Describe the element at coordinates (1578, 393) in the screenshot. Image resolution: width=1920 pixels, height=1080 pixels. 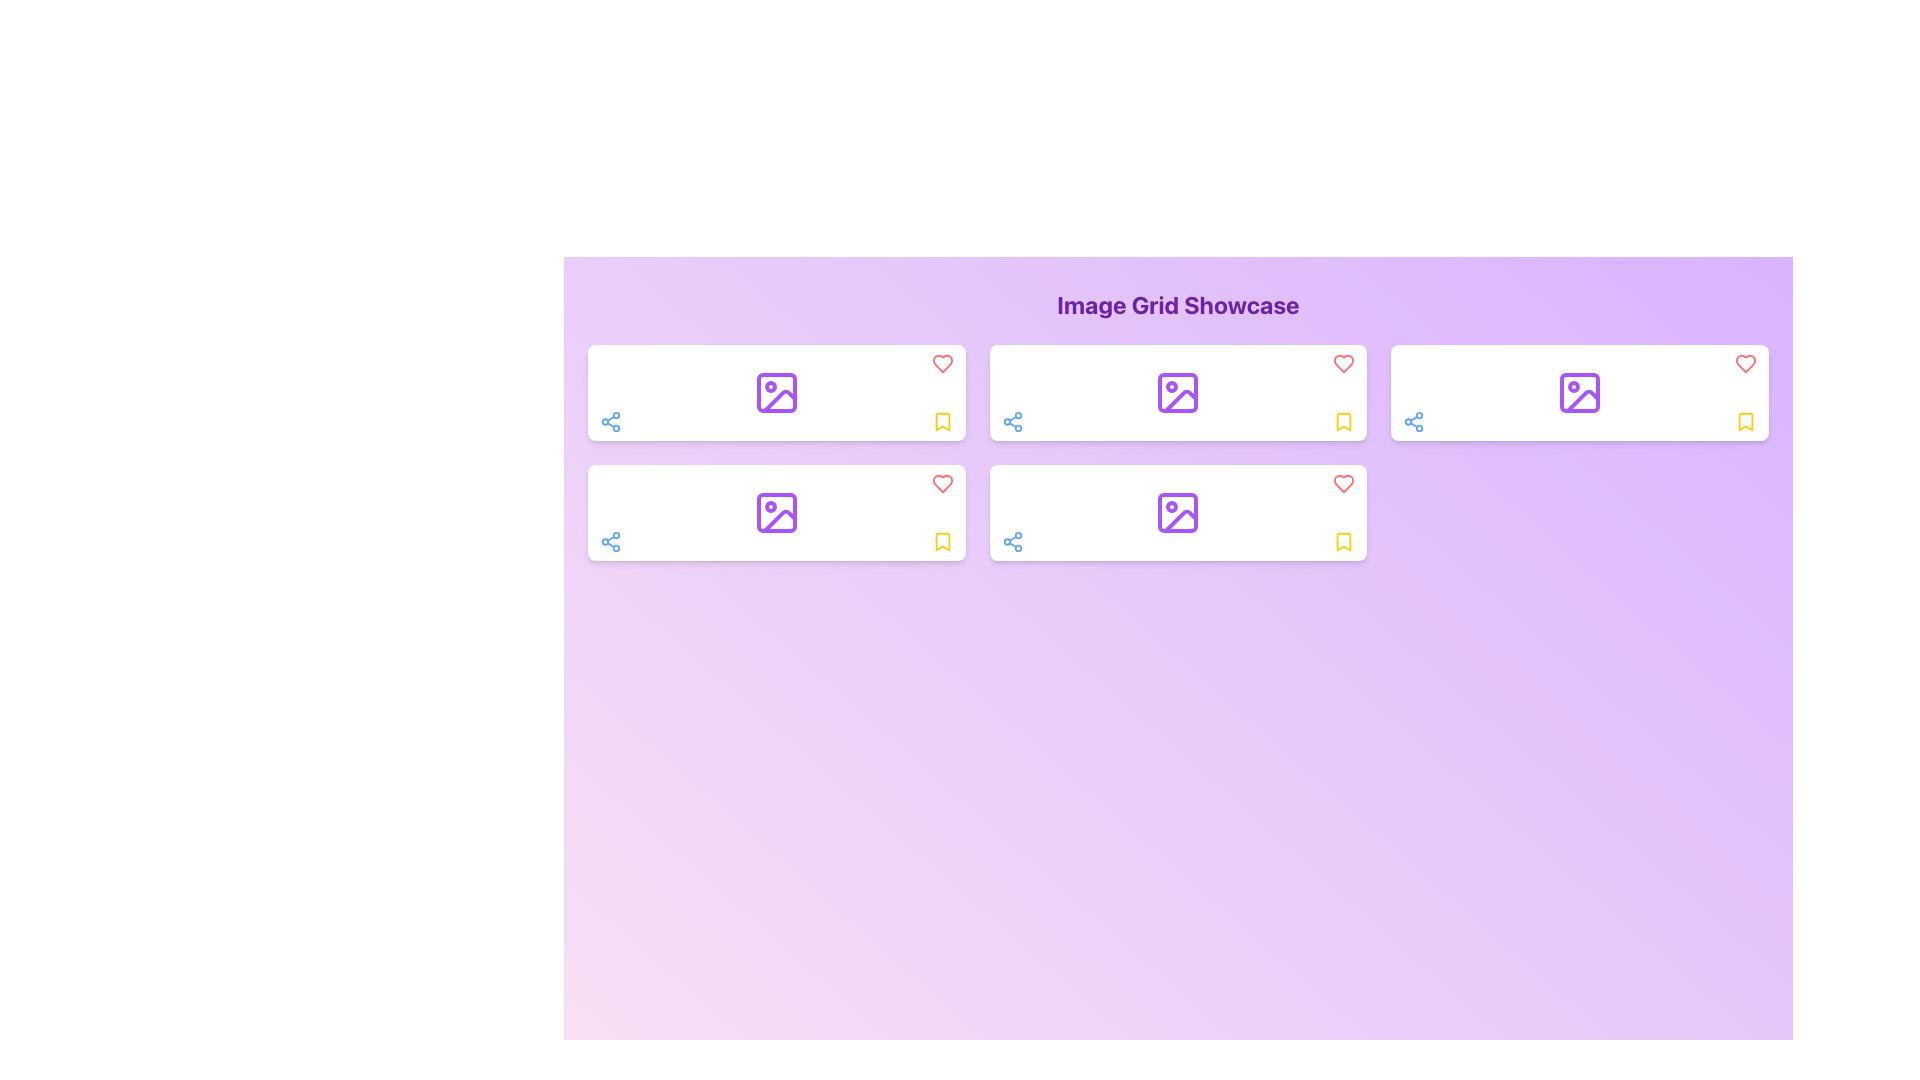
I see `the square-shaped icon with a purple outline featuring a landscape illustration, located in the top-right card of the 'Image Grid Showcase'` at that location.